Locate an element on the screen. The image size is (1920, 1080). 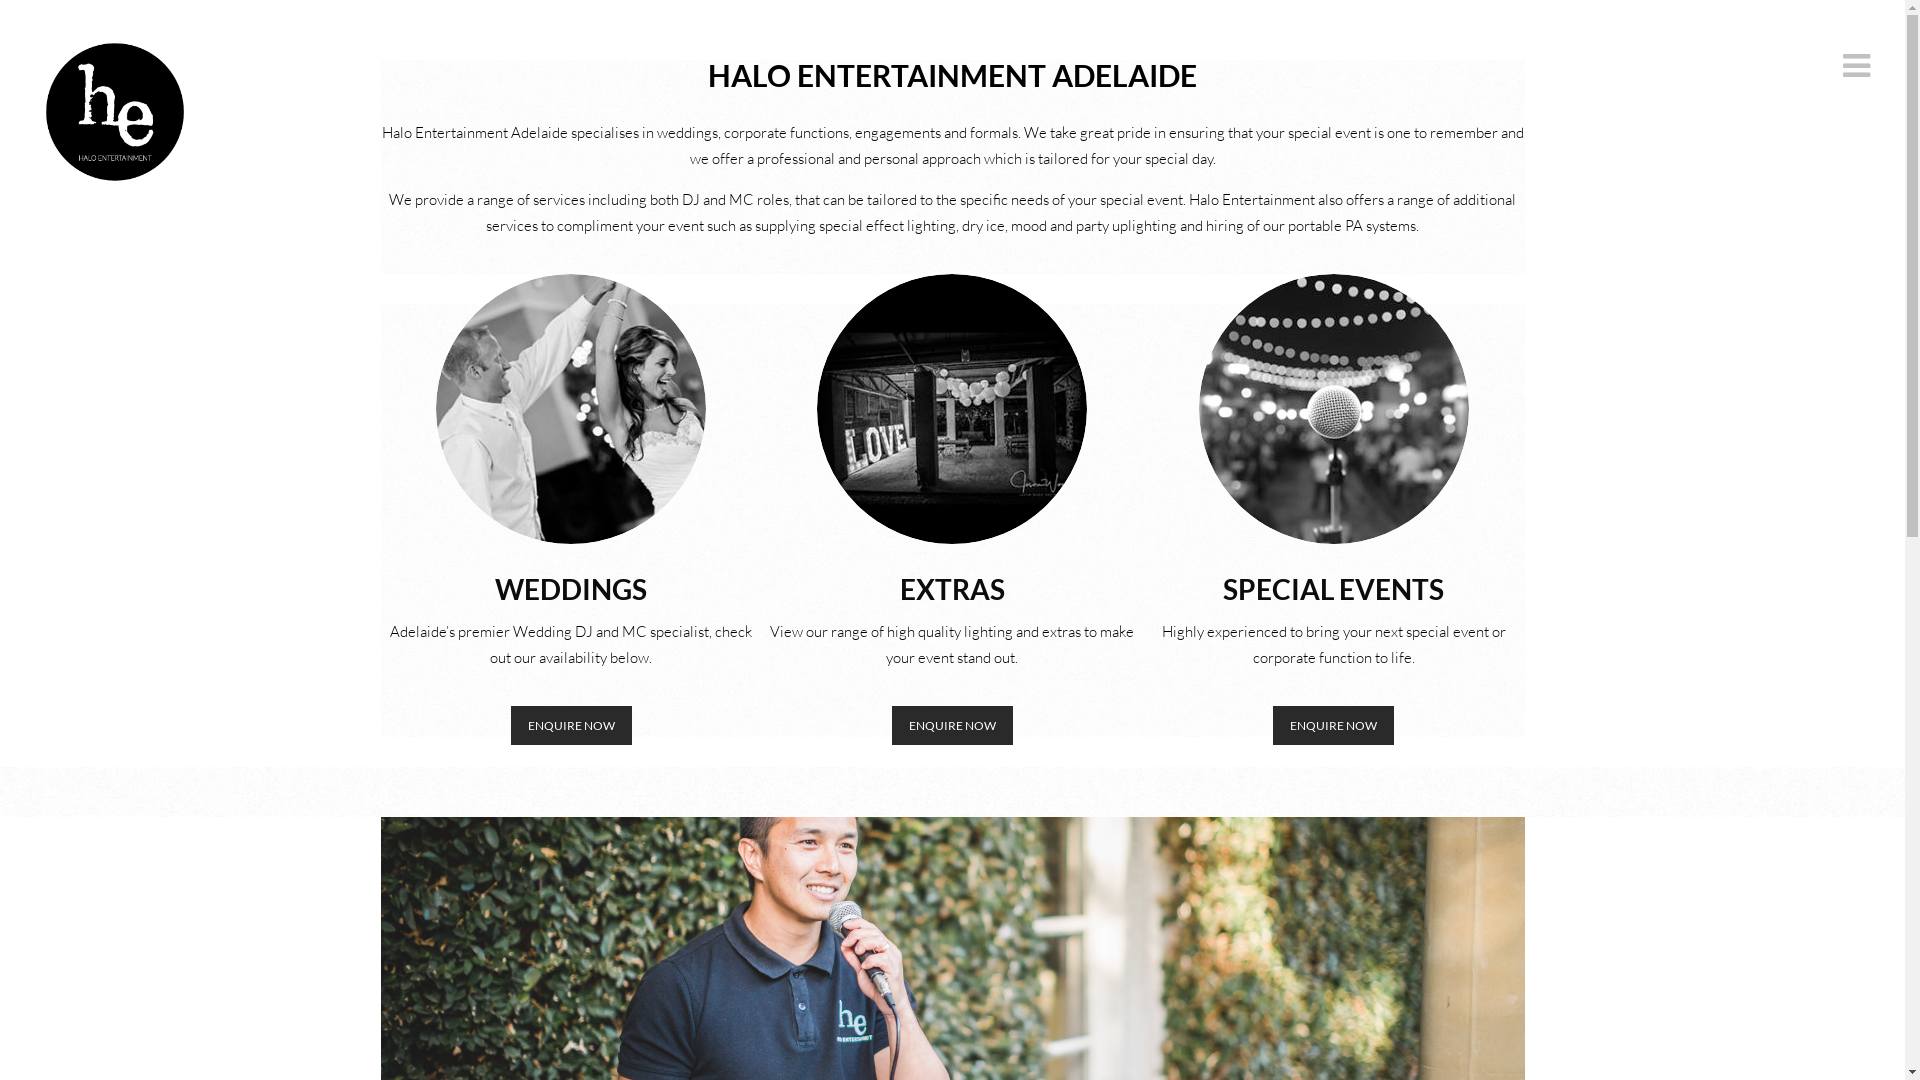
'LOVE NEW' is located at coordinates (950, 407).